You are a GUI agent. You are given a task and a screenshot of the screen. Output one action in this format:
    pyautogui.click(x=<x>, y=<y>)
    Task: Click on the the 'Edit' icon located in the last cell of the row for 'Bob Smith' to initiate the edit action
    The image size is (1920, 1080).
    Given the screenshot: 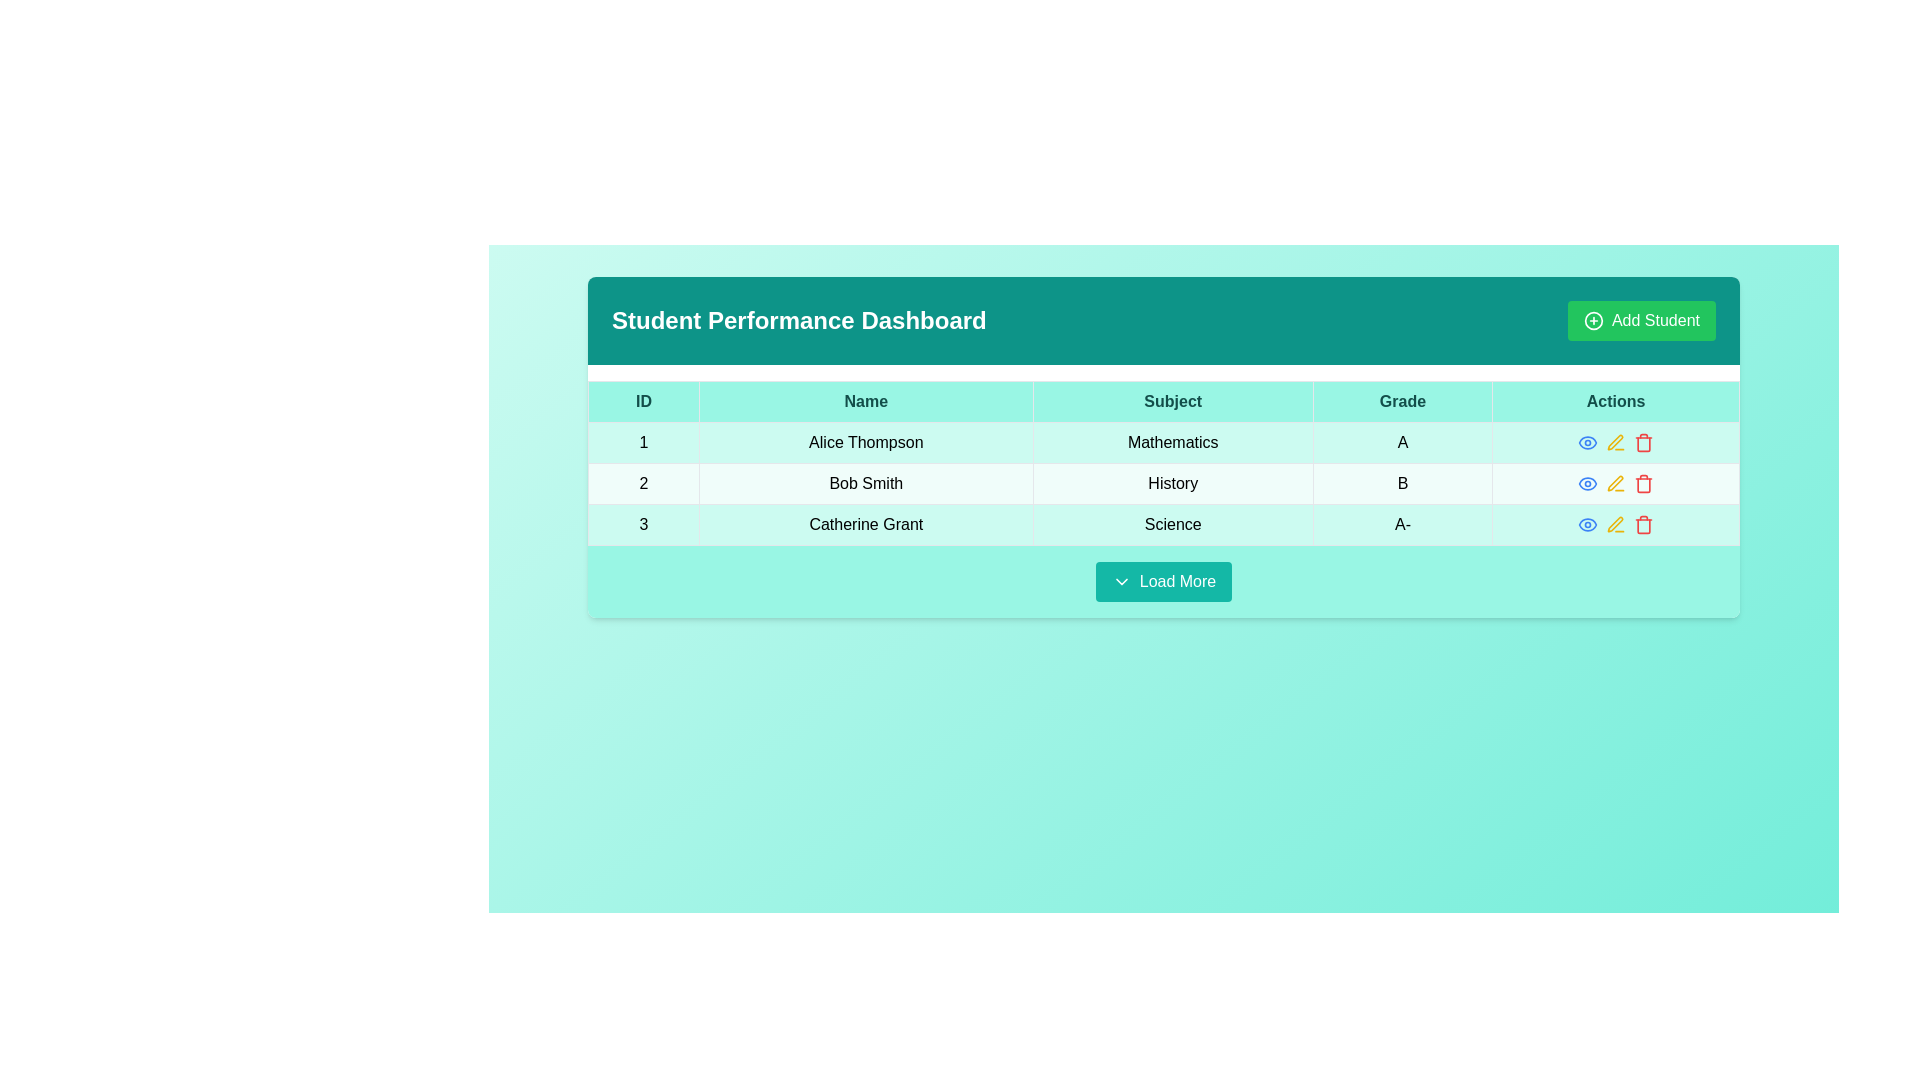 What is the action you would take?
    pyautogui.click(x=1615, y=441)
    